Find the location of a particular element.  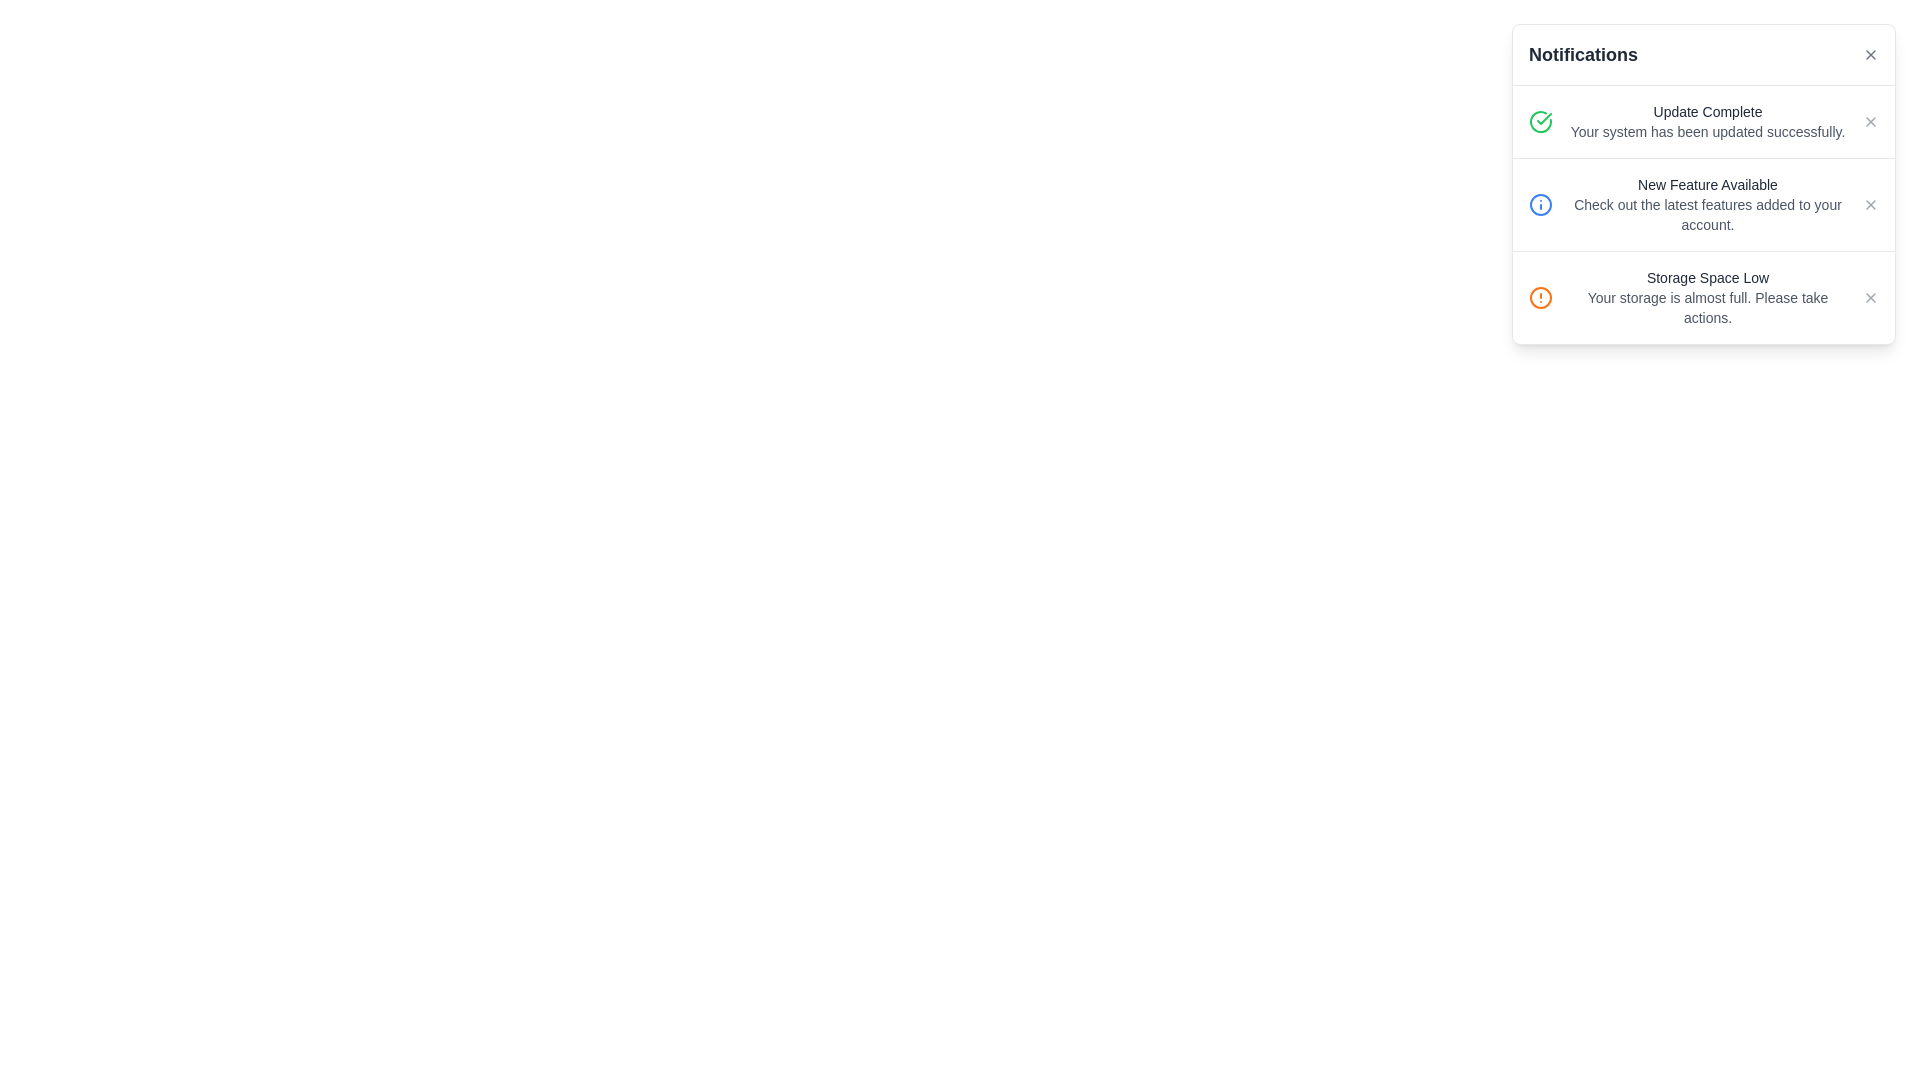

the alert icon indicating low storage space, located to the left of the 'Storage Space Low' message in the third notification is located at coordinates (1539, 297).